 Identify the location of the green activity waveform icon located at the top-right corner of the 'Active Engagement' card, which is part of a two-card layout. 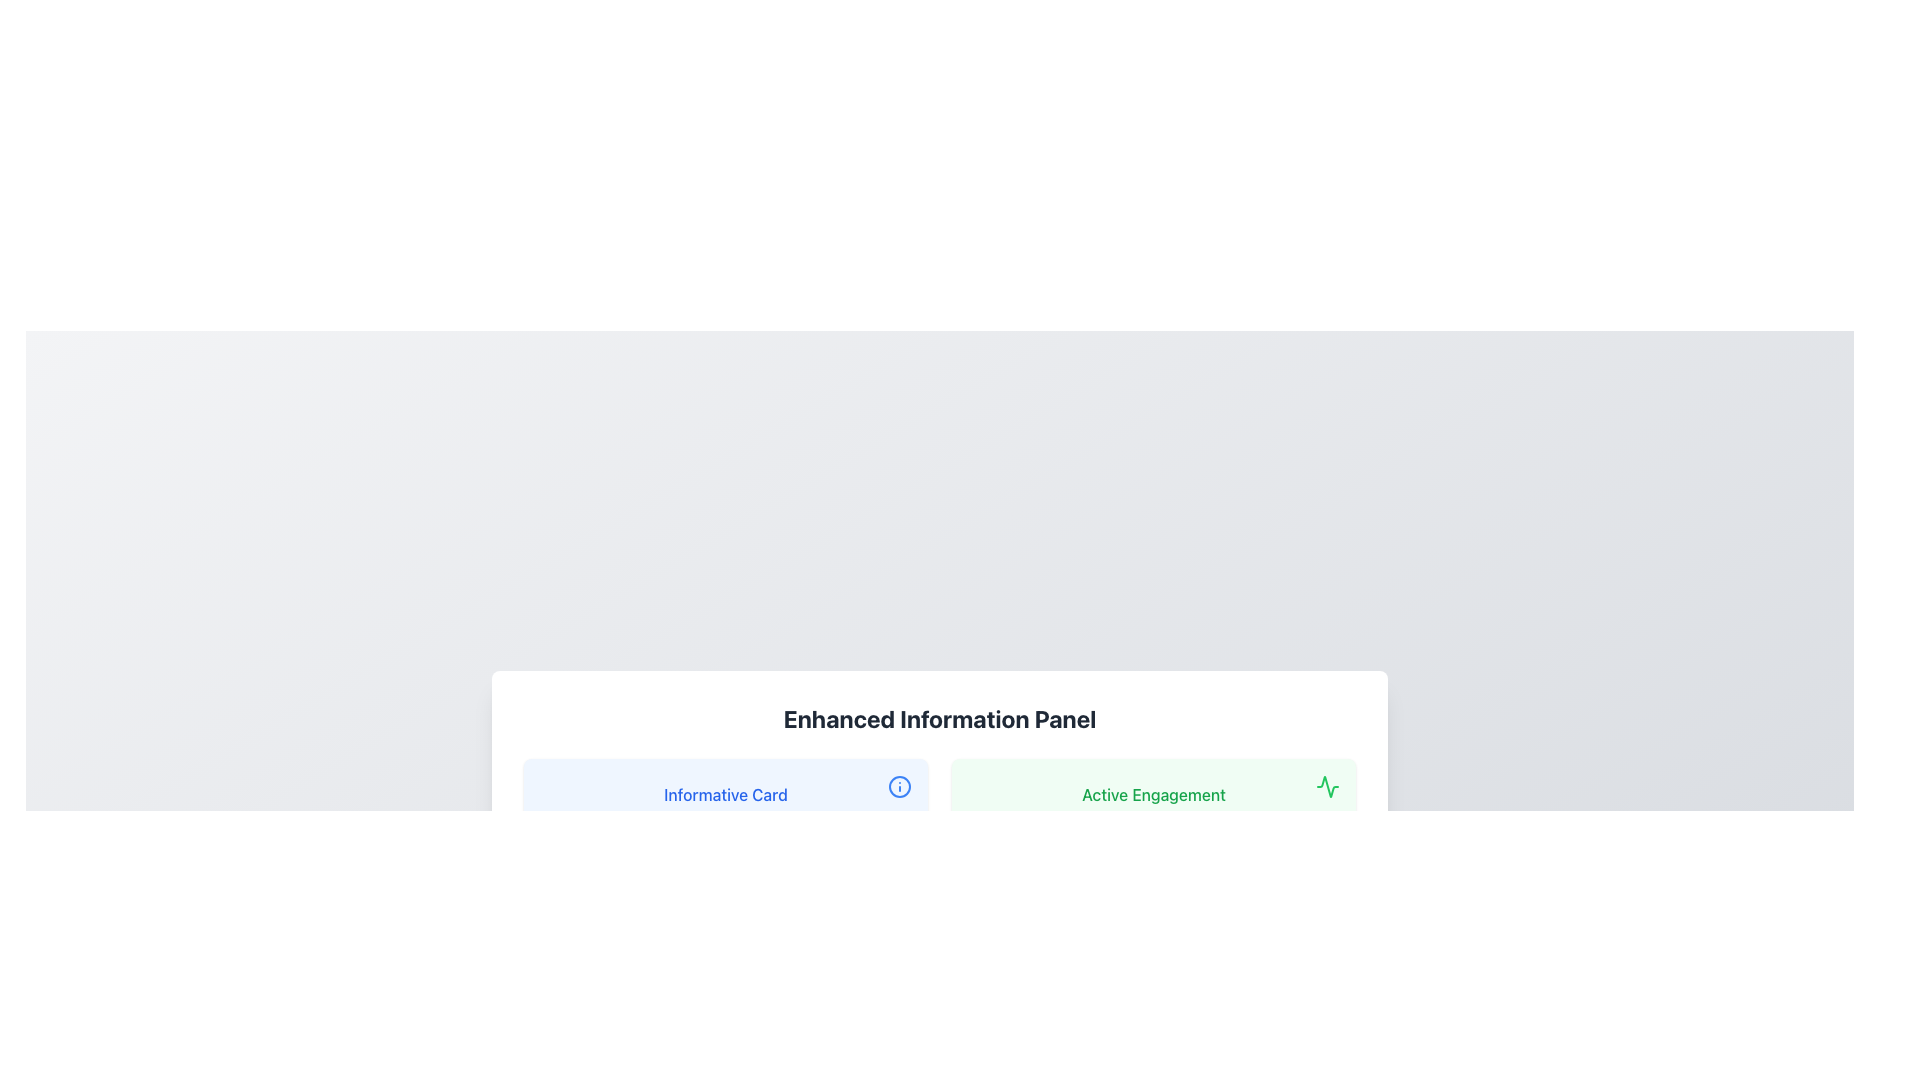
(1328, 785).